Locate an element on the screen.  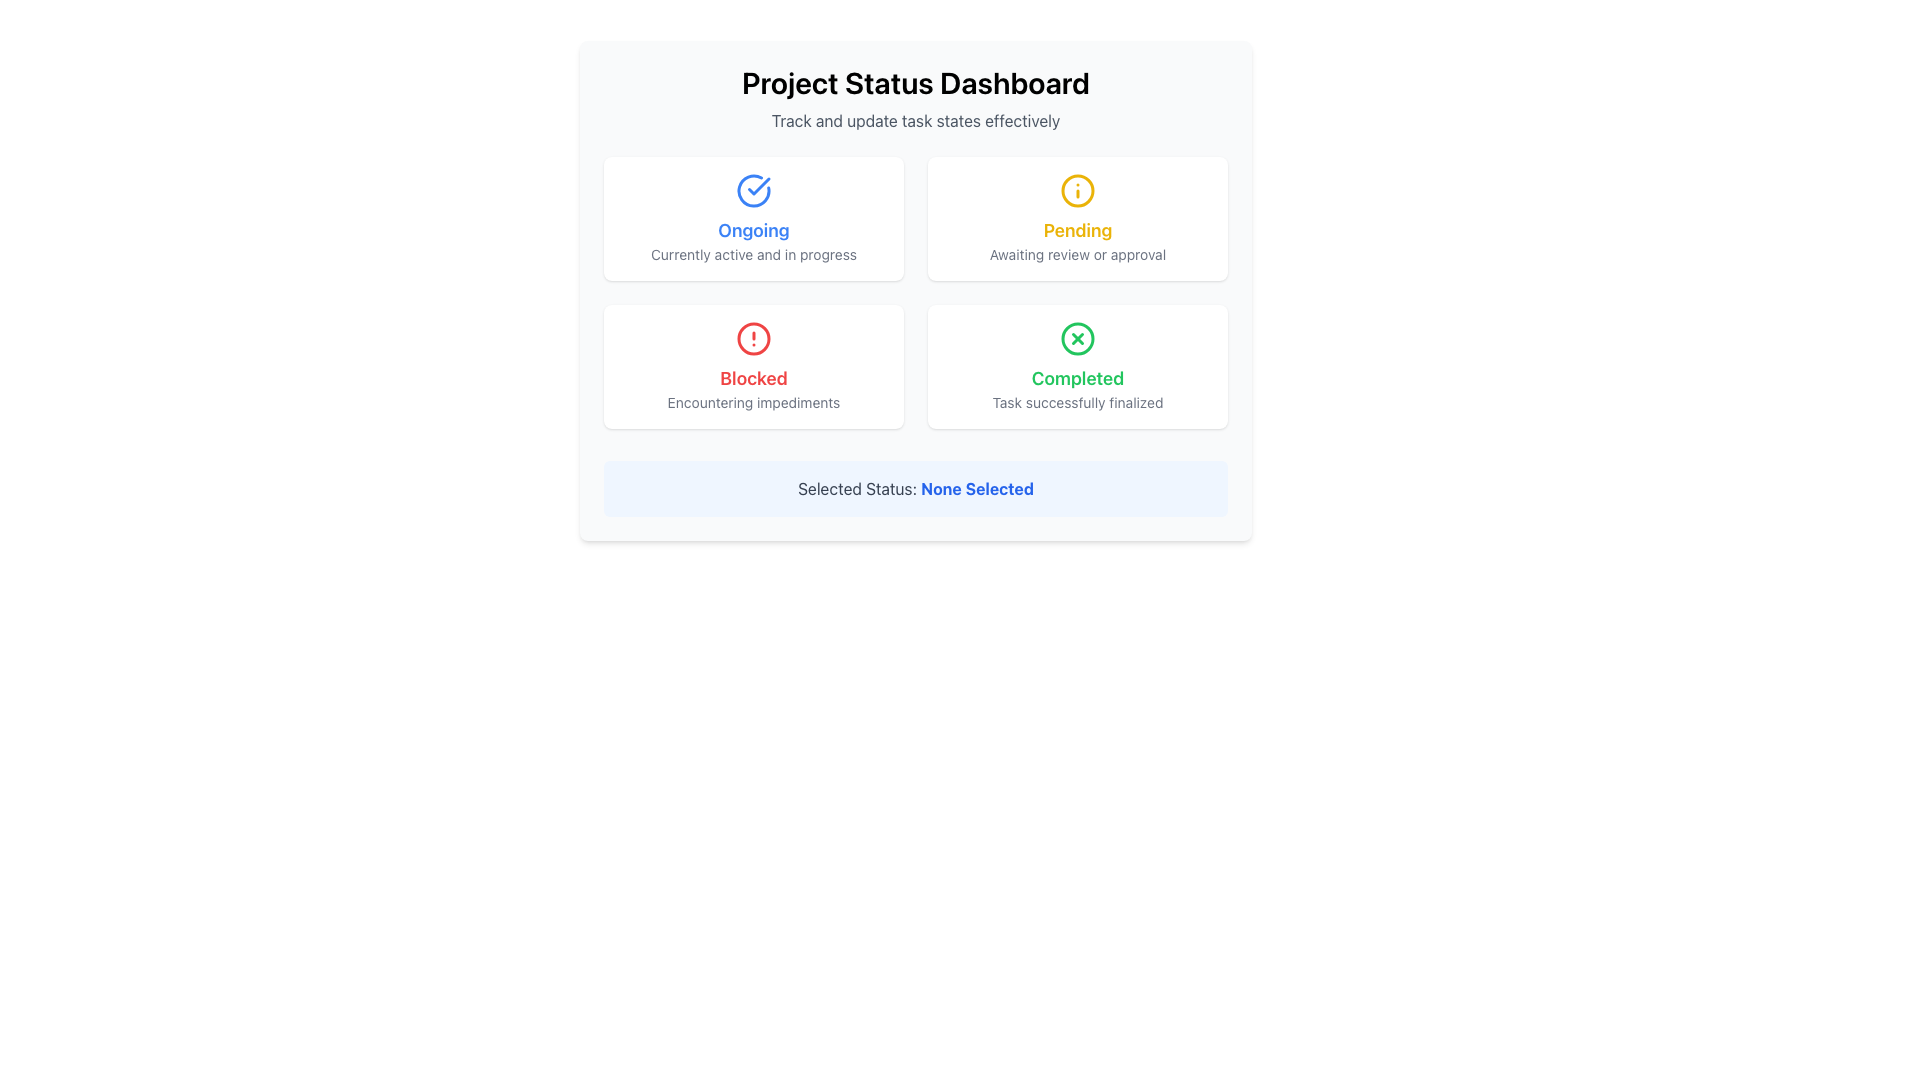
the prominent heading indicating the title of the dashboard, which is positioned above the subtitle 'Track and update task states effectively.' is located at coordinates (915, 82).